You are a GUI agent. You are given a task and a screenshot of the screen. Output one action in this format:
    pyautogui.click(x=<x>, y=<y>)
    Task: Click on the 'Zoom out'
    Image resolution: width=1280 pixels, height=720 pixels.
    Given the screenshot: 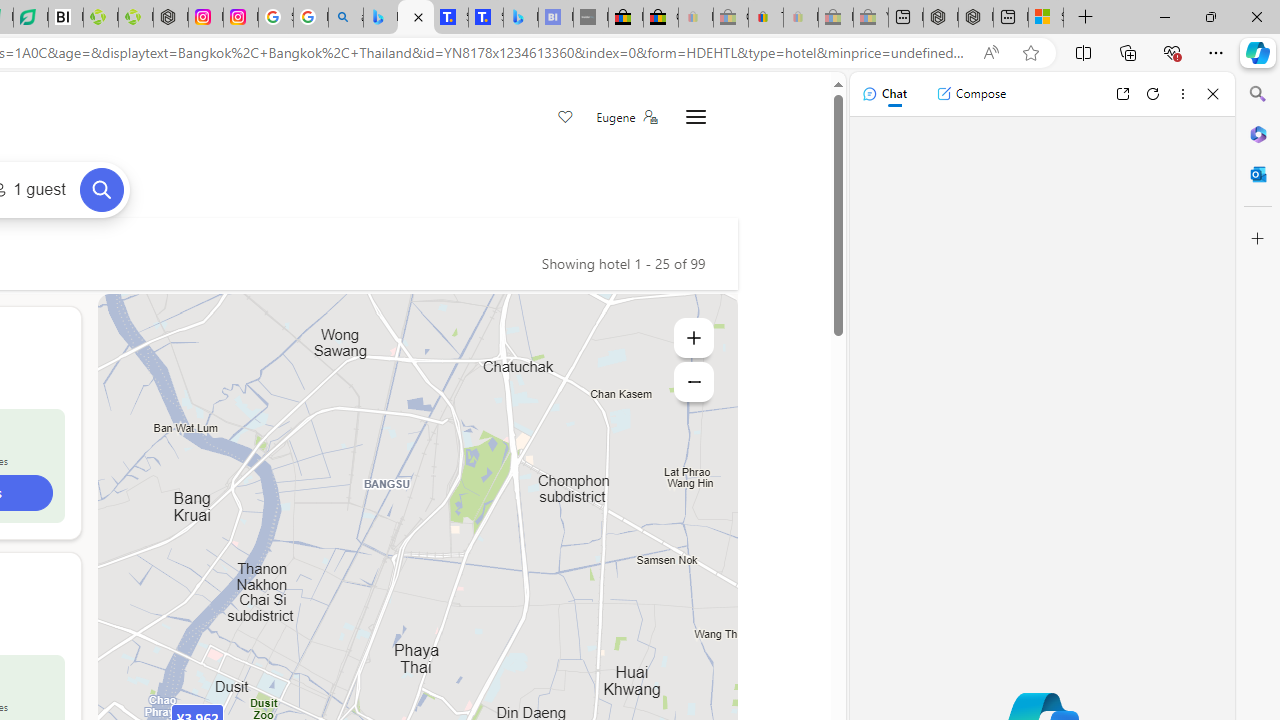 What is the action you would take?
    pyautogui.click(x=693, y=381)
    